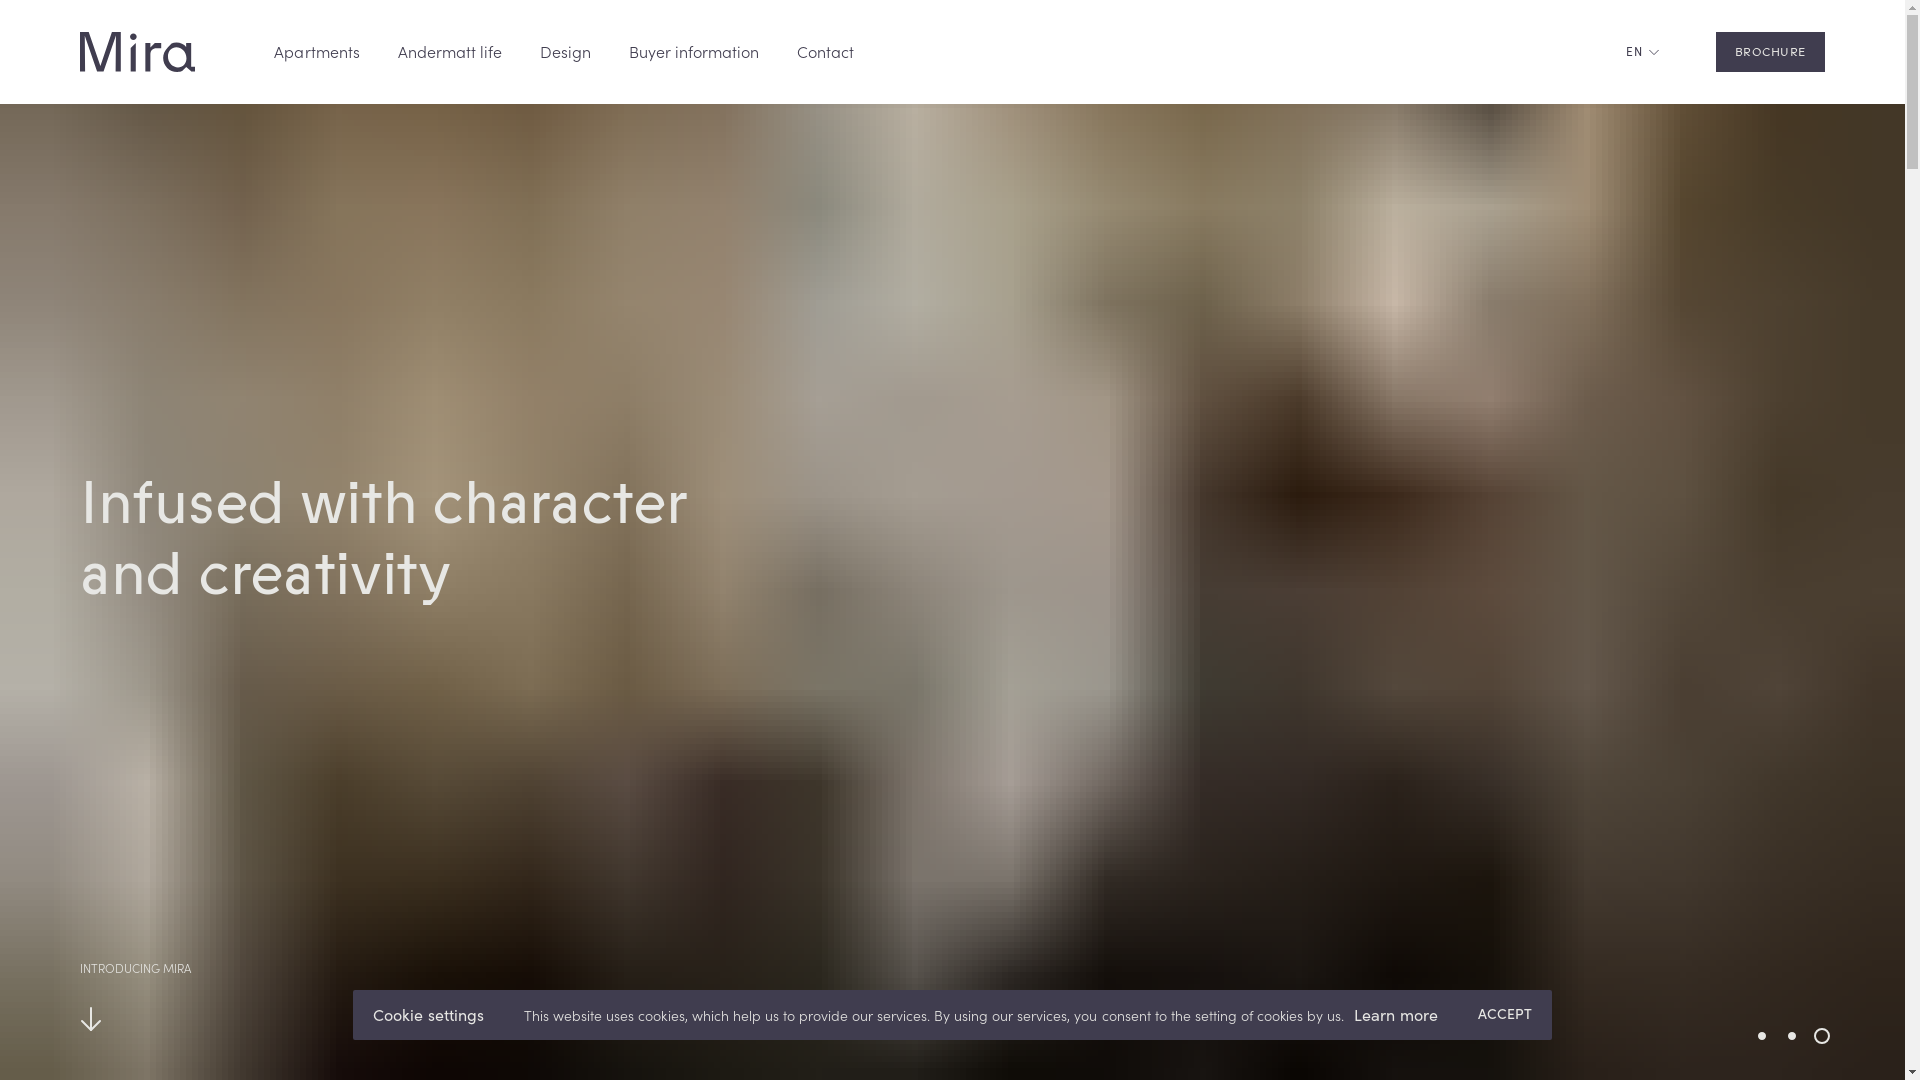 The width and height of the screenshot is (1920, 1080). What do you see at coordinates (1715, 50) in the screenshot?
I see `'BROCHURE'` at bounding box center [1715, 50].